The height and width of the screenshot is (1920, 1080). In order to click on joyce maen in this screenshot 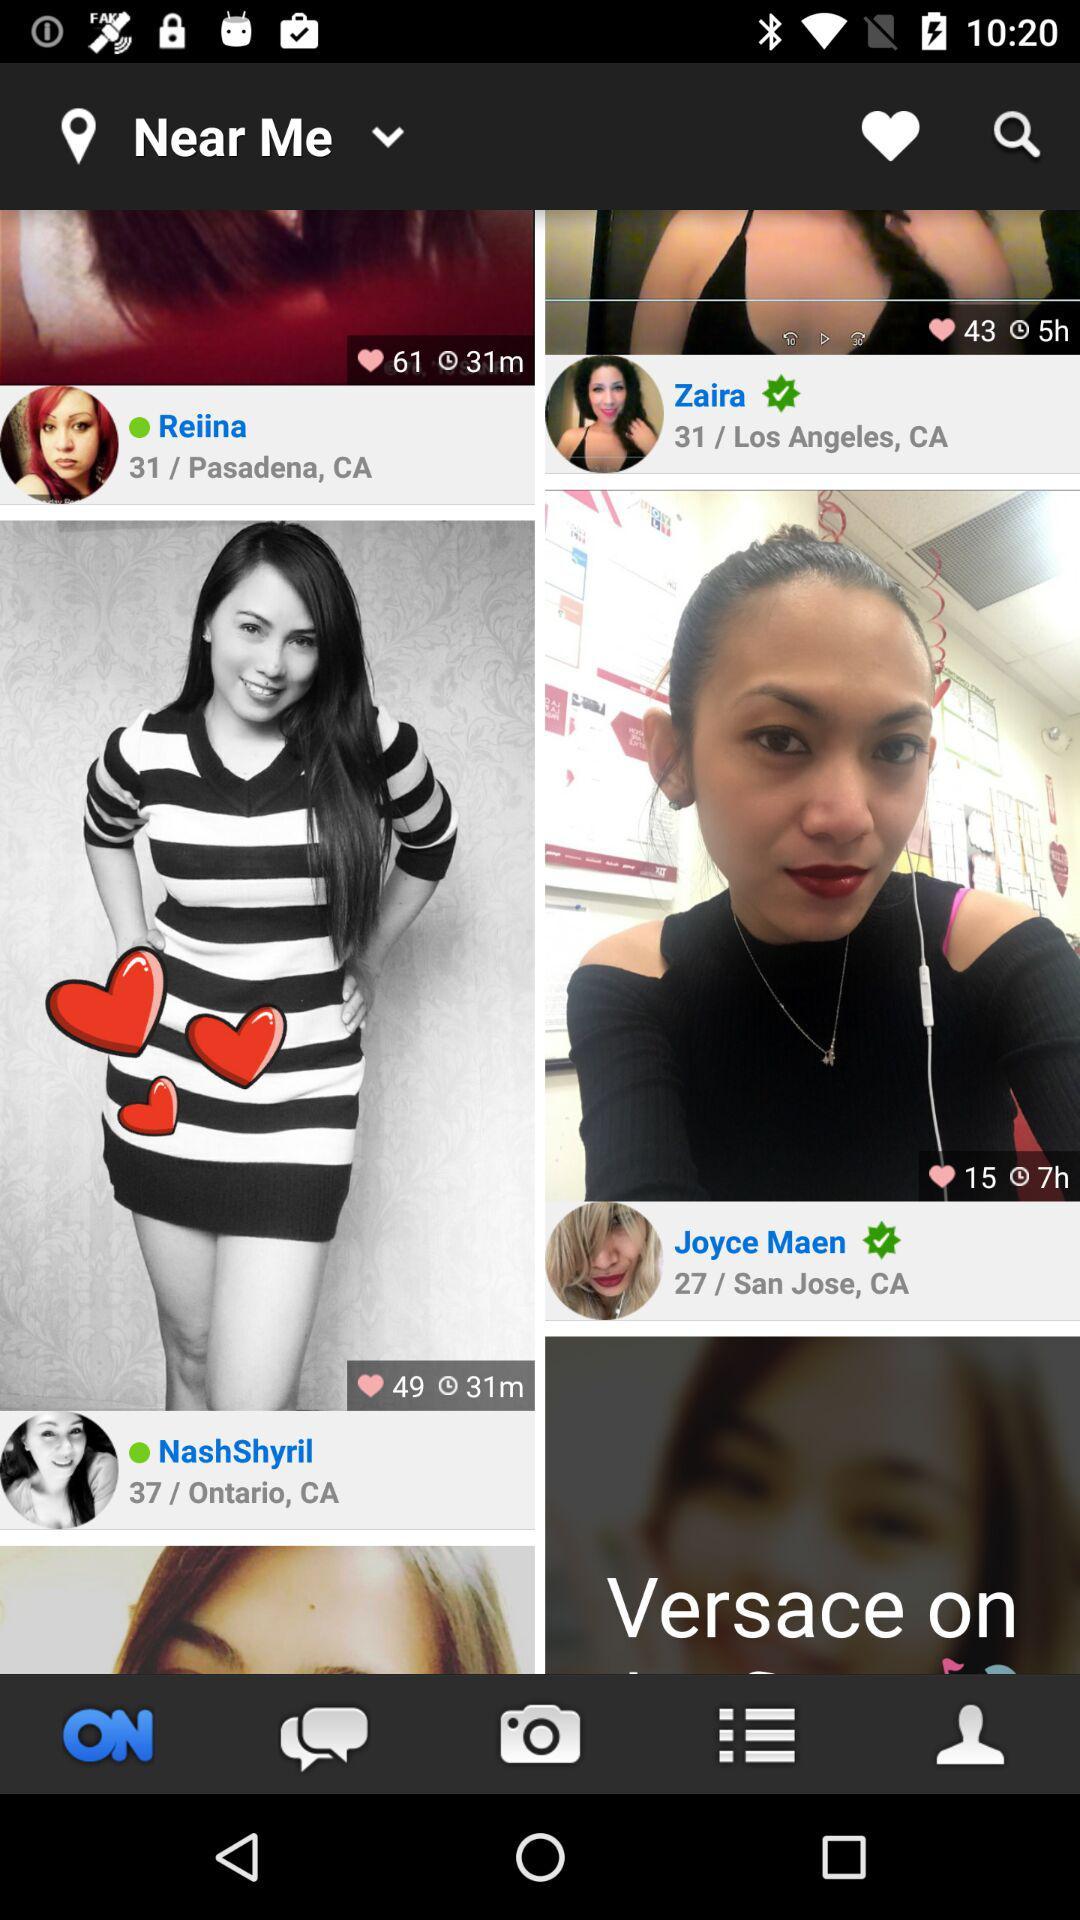, I will do `click(760, 1239)`.